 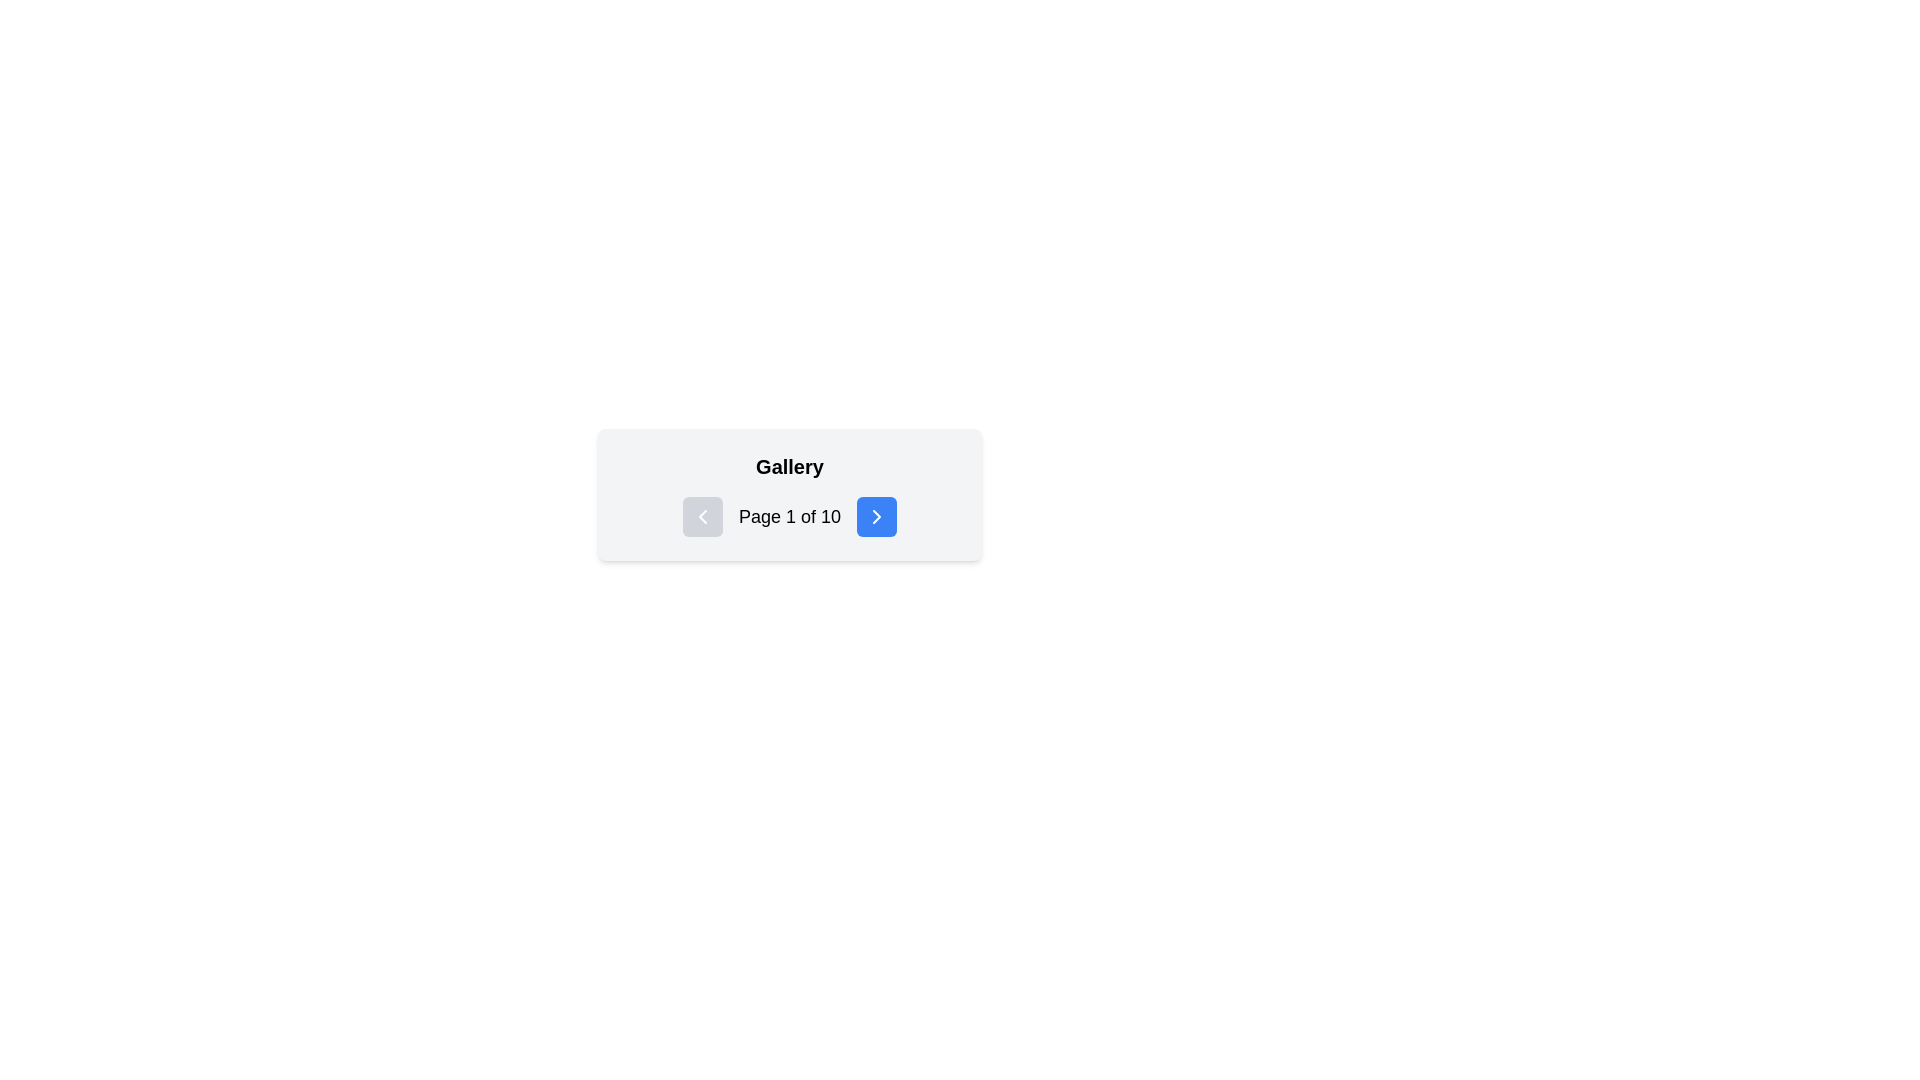 What do you see at coordinates (789, 466) in the screenshot?
I see `the text label that serves as a header or title for the card, positioned at the top center above the 'Page 1 of 10' text and navigation controls` at bounding box center [789, 466].